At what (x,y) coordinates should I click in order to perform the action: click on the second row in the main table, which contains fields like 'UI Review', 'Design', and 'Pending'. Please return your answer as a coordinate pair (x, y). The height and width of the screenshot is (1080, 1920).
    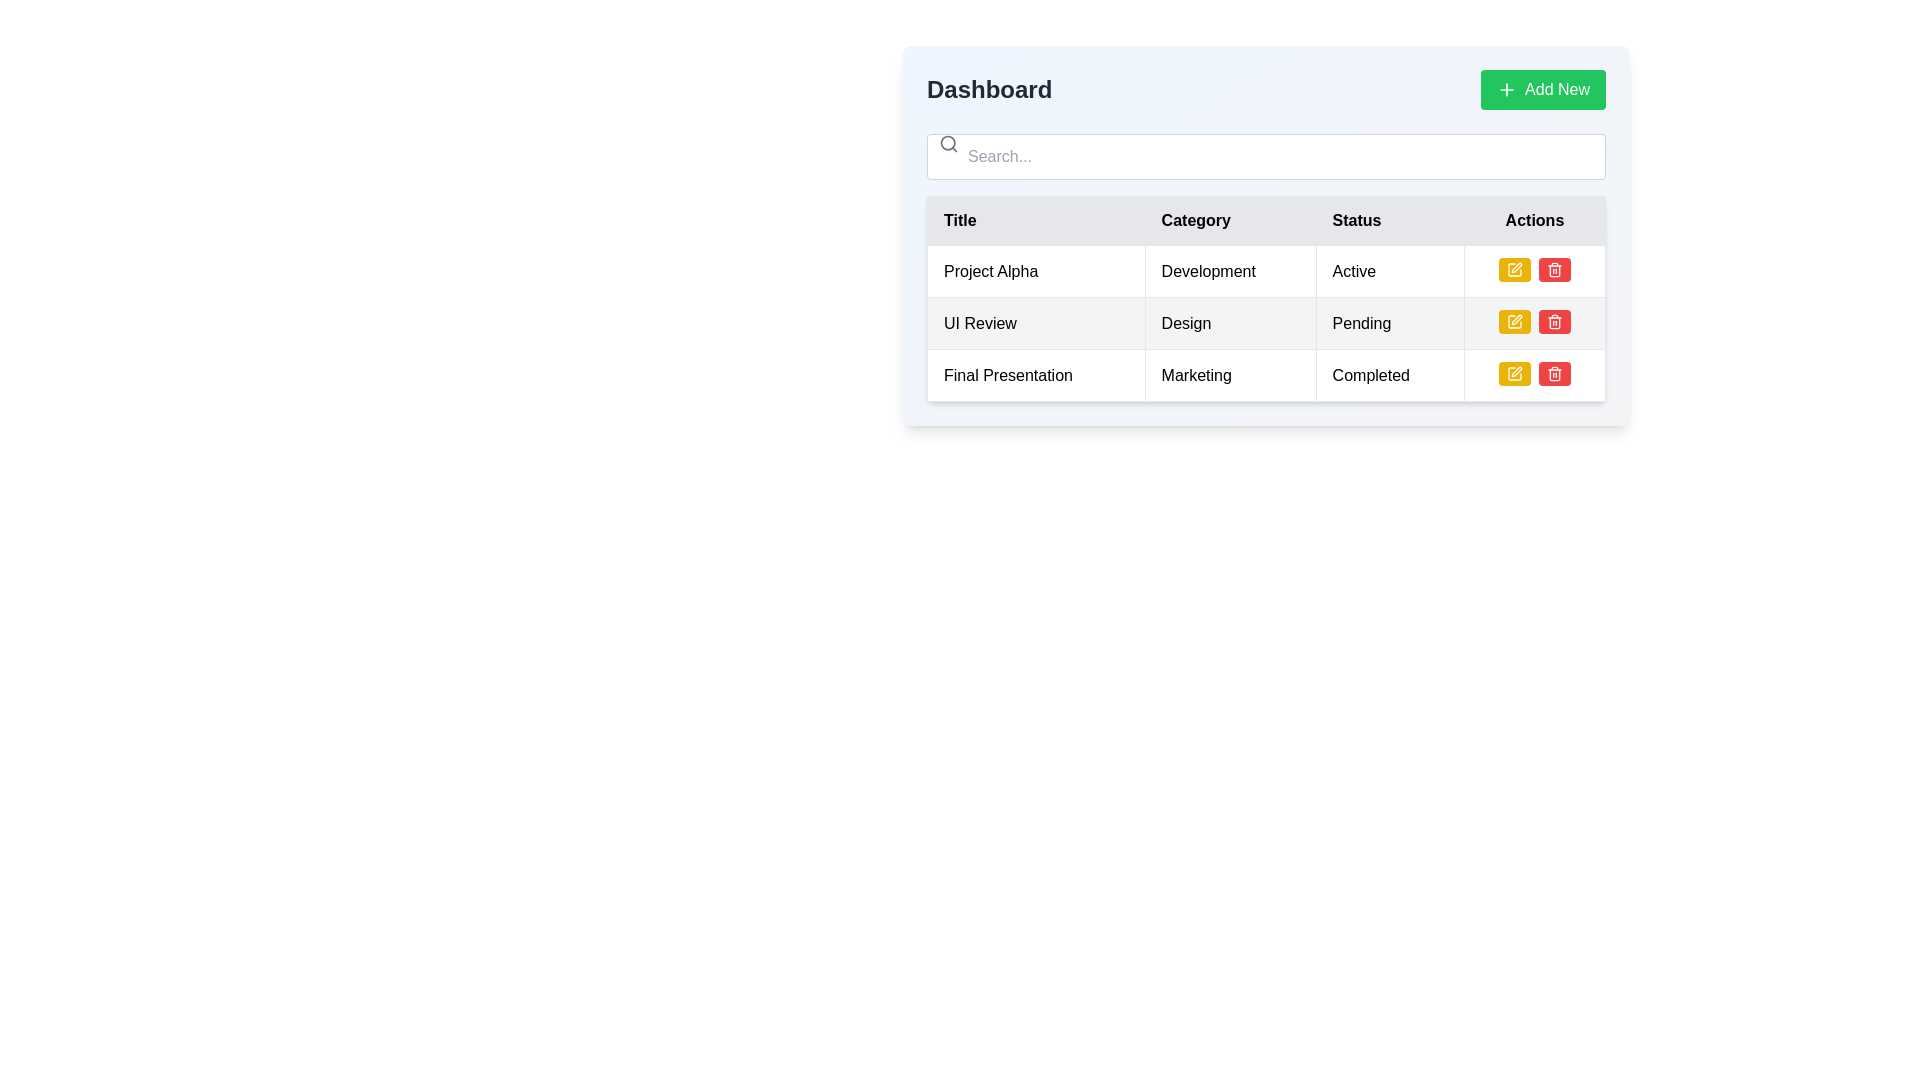
    Looking at the image, I should click on (1265, 322).